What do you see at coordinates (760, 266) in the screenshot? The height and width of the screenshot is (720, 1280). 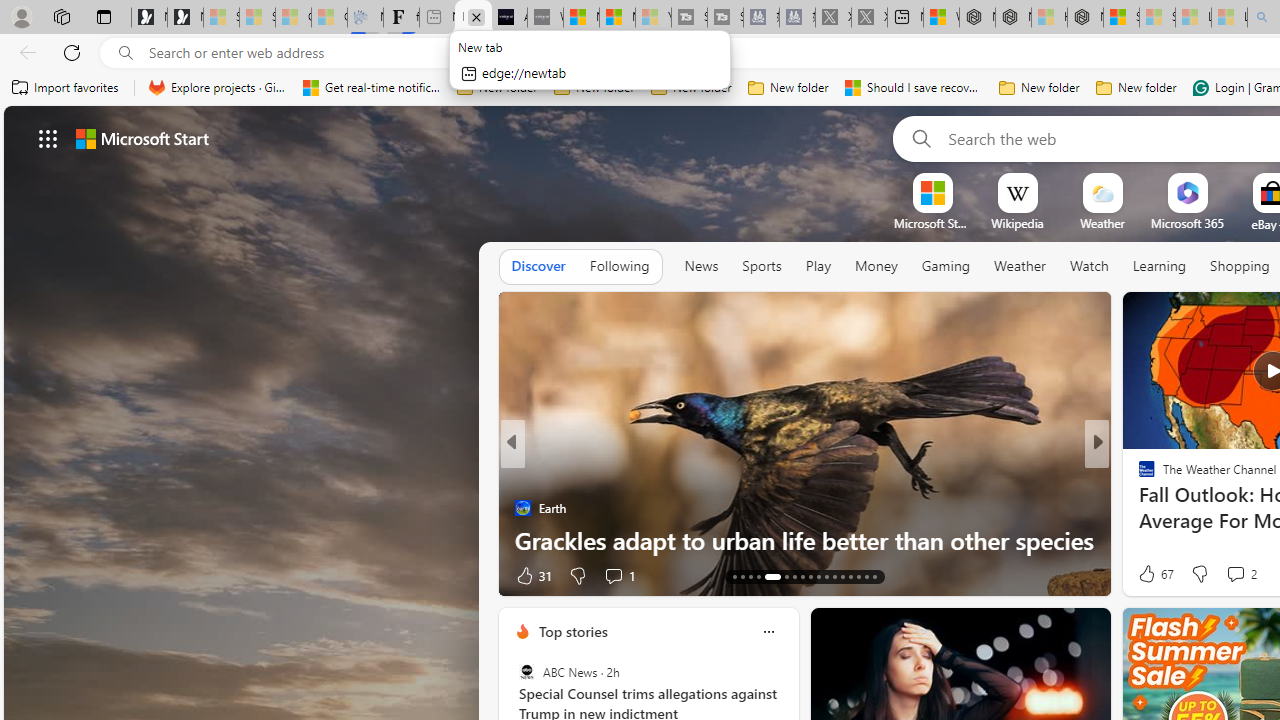 I see `'Sports'` at bounding box center [760, 266].